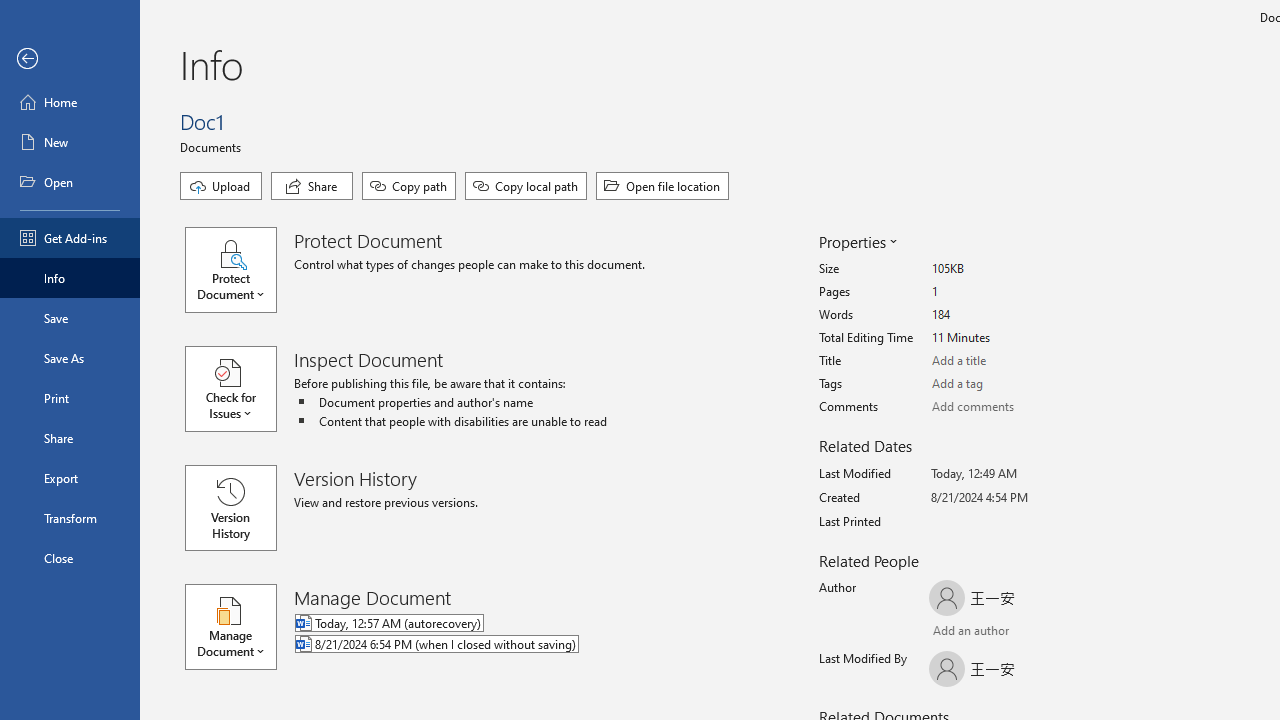 The height and width of the screenshot is (720, 1280). I want to click on 'Transform', so click(69, 517).